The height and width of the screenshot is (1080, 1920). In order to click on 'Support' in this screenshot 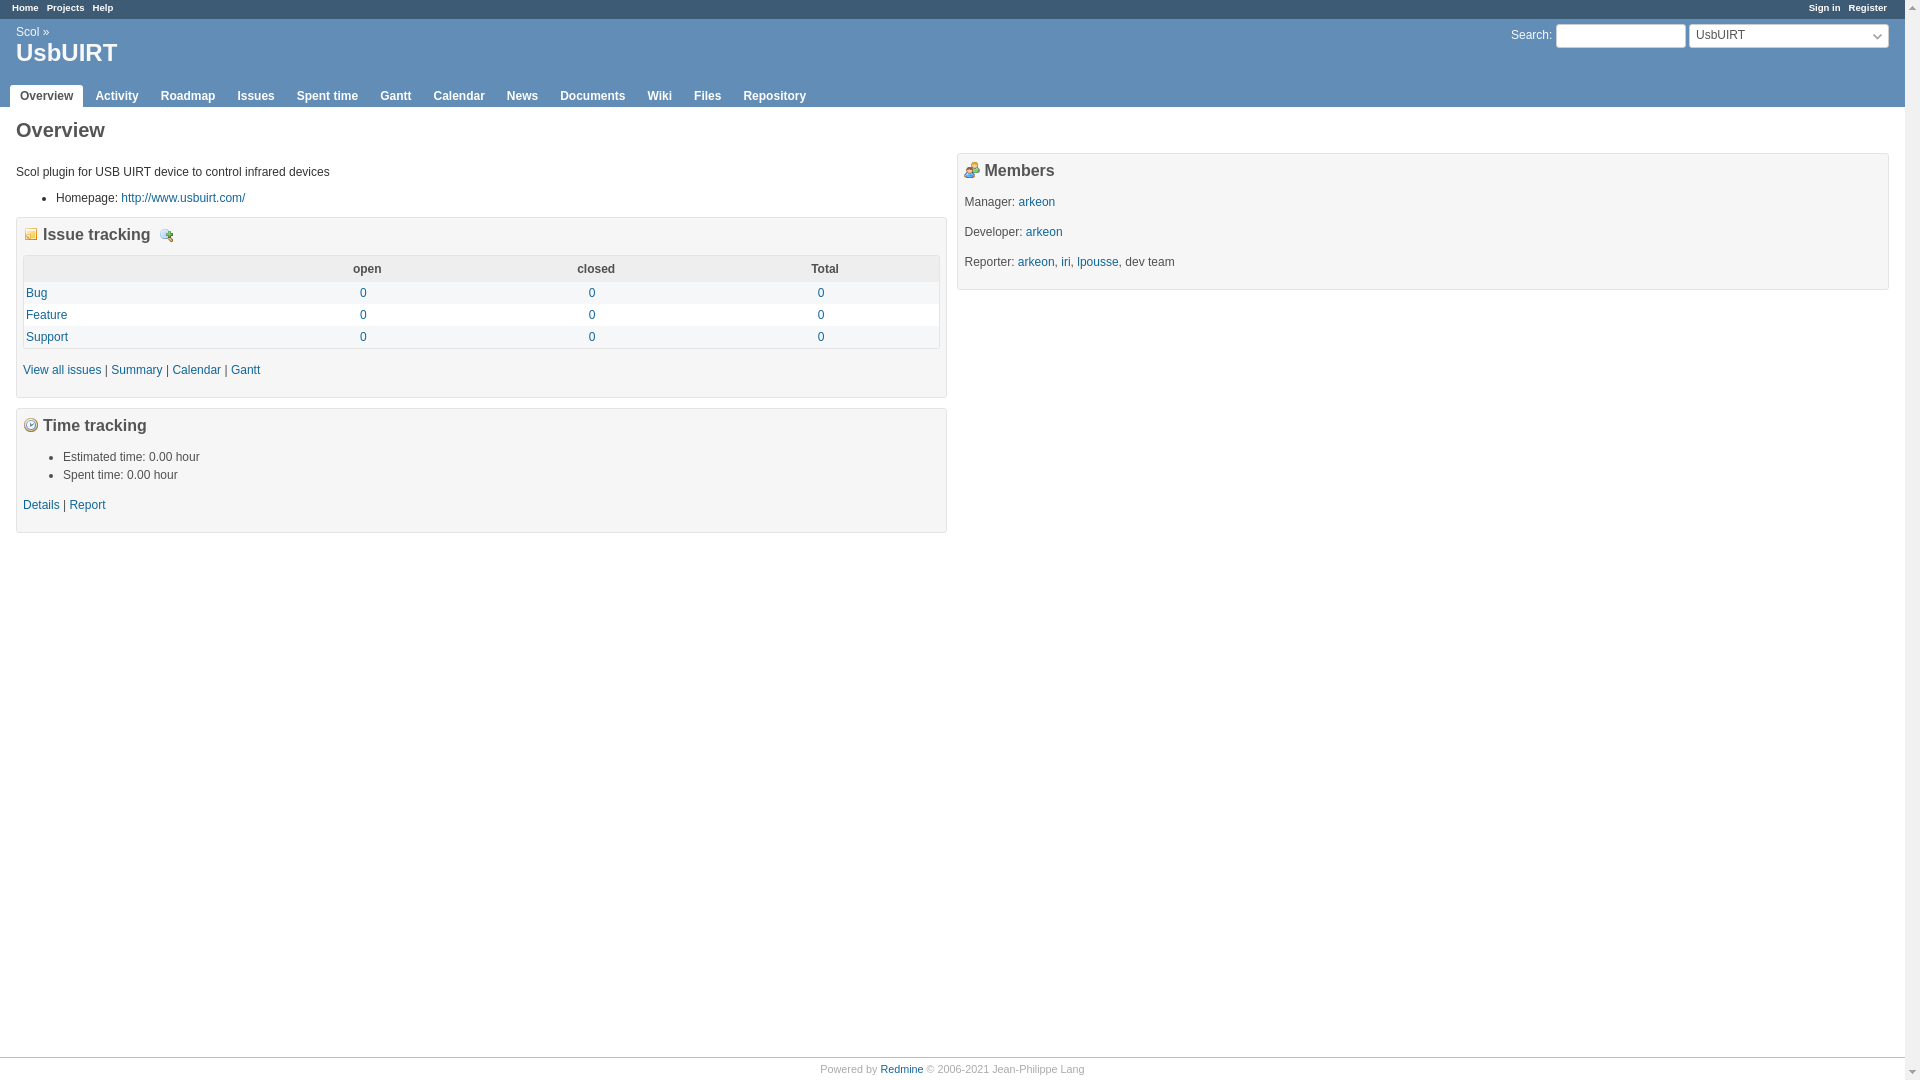, I will do `click(25, 335)`.